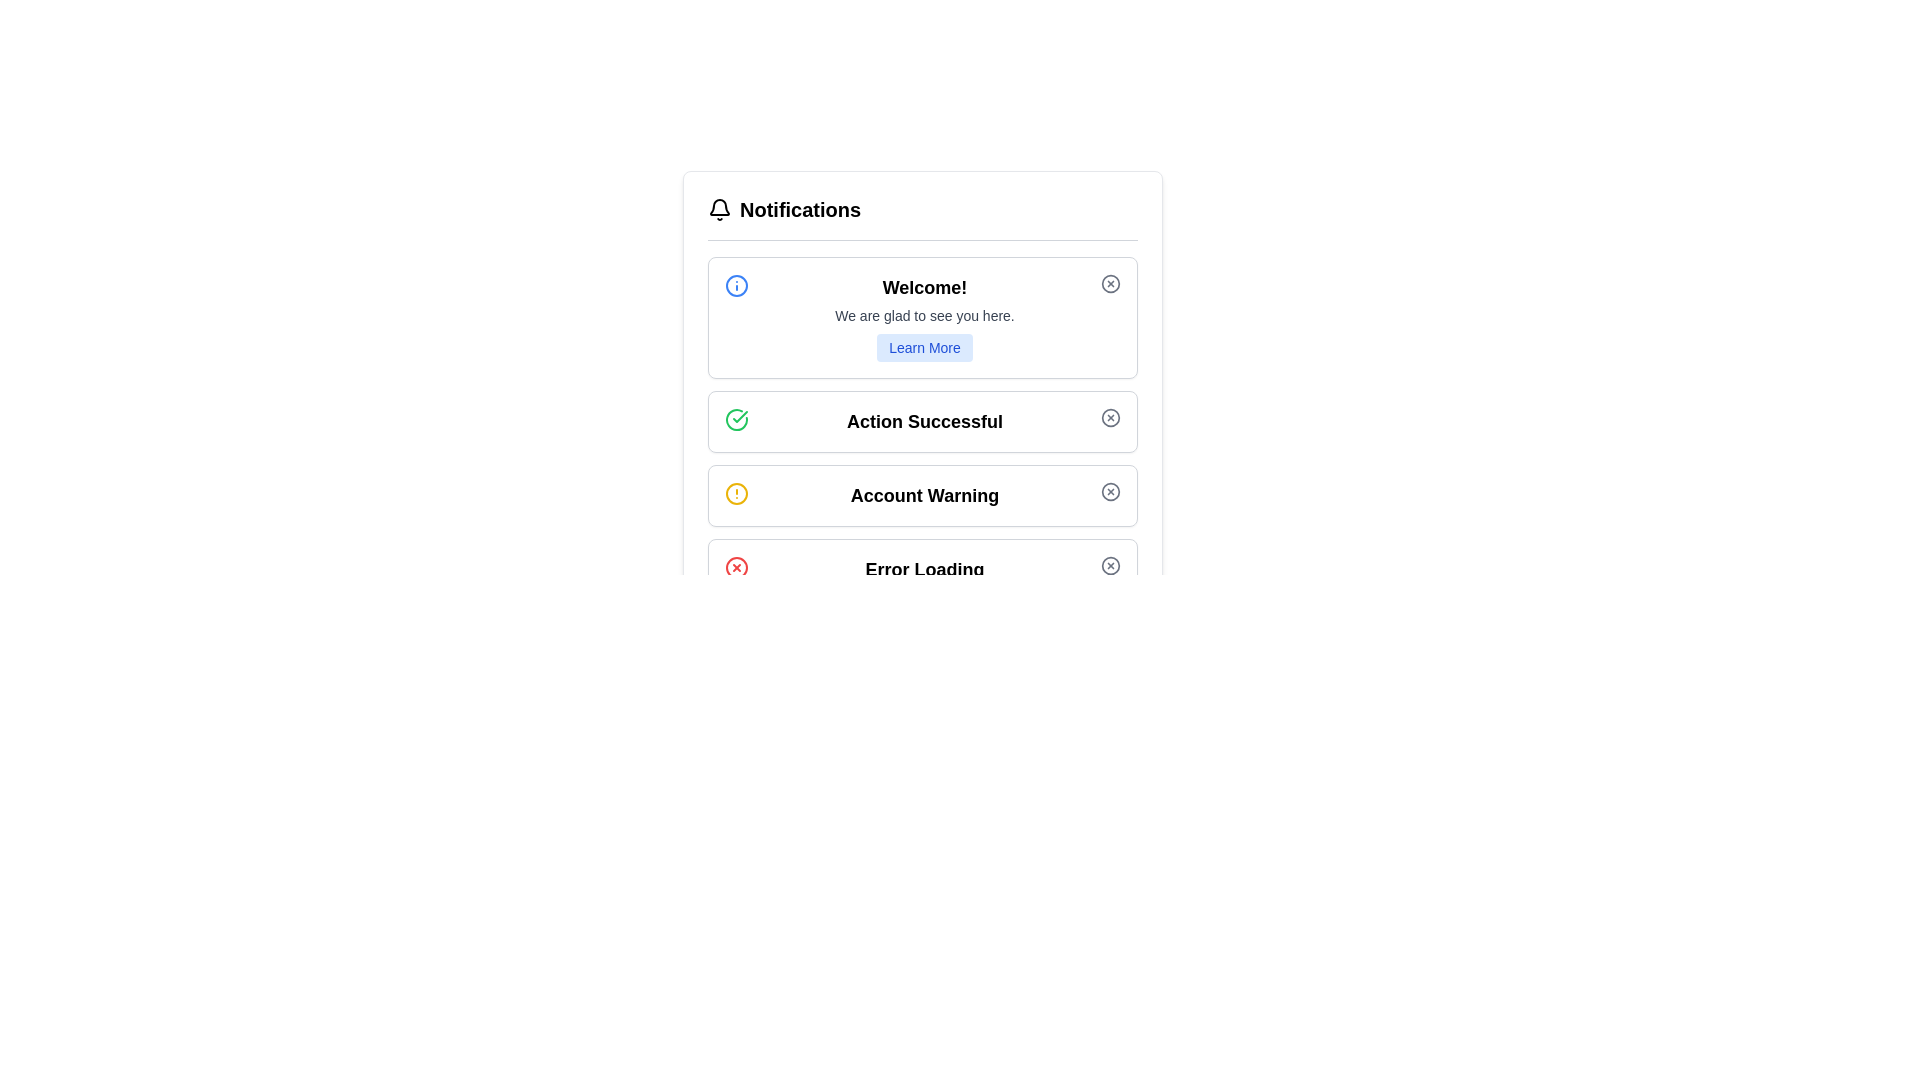 The height and width of the screenshot is (1080, 1920). What do you see at coordinates (1109, 492) in the screenshot?
I see `the circular dismiss button with a grayish outline and a darker gray 'X' in the 'Account Warning' notification tile` at bounding box center [1109, 492].